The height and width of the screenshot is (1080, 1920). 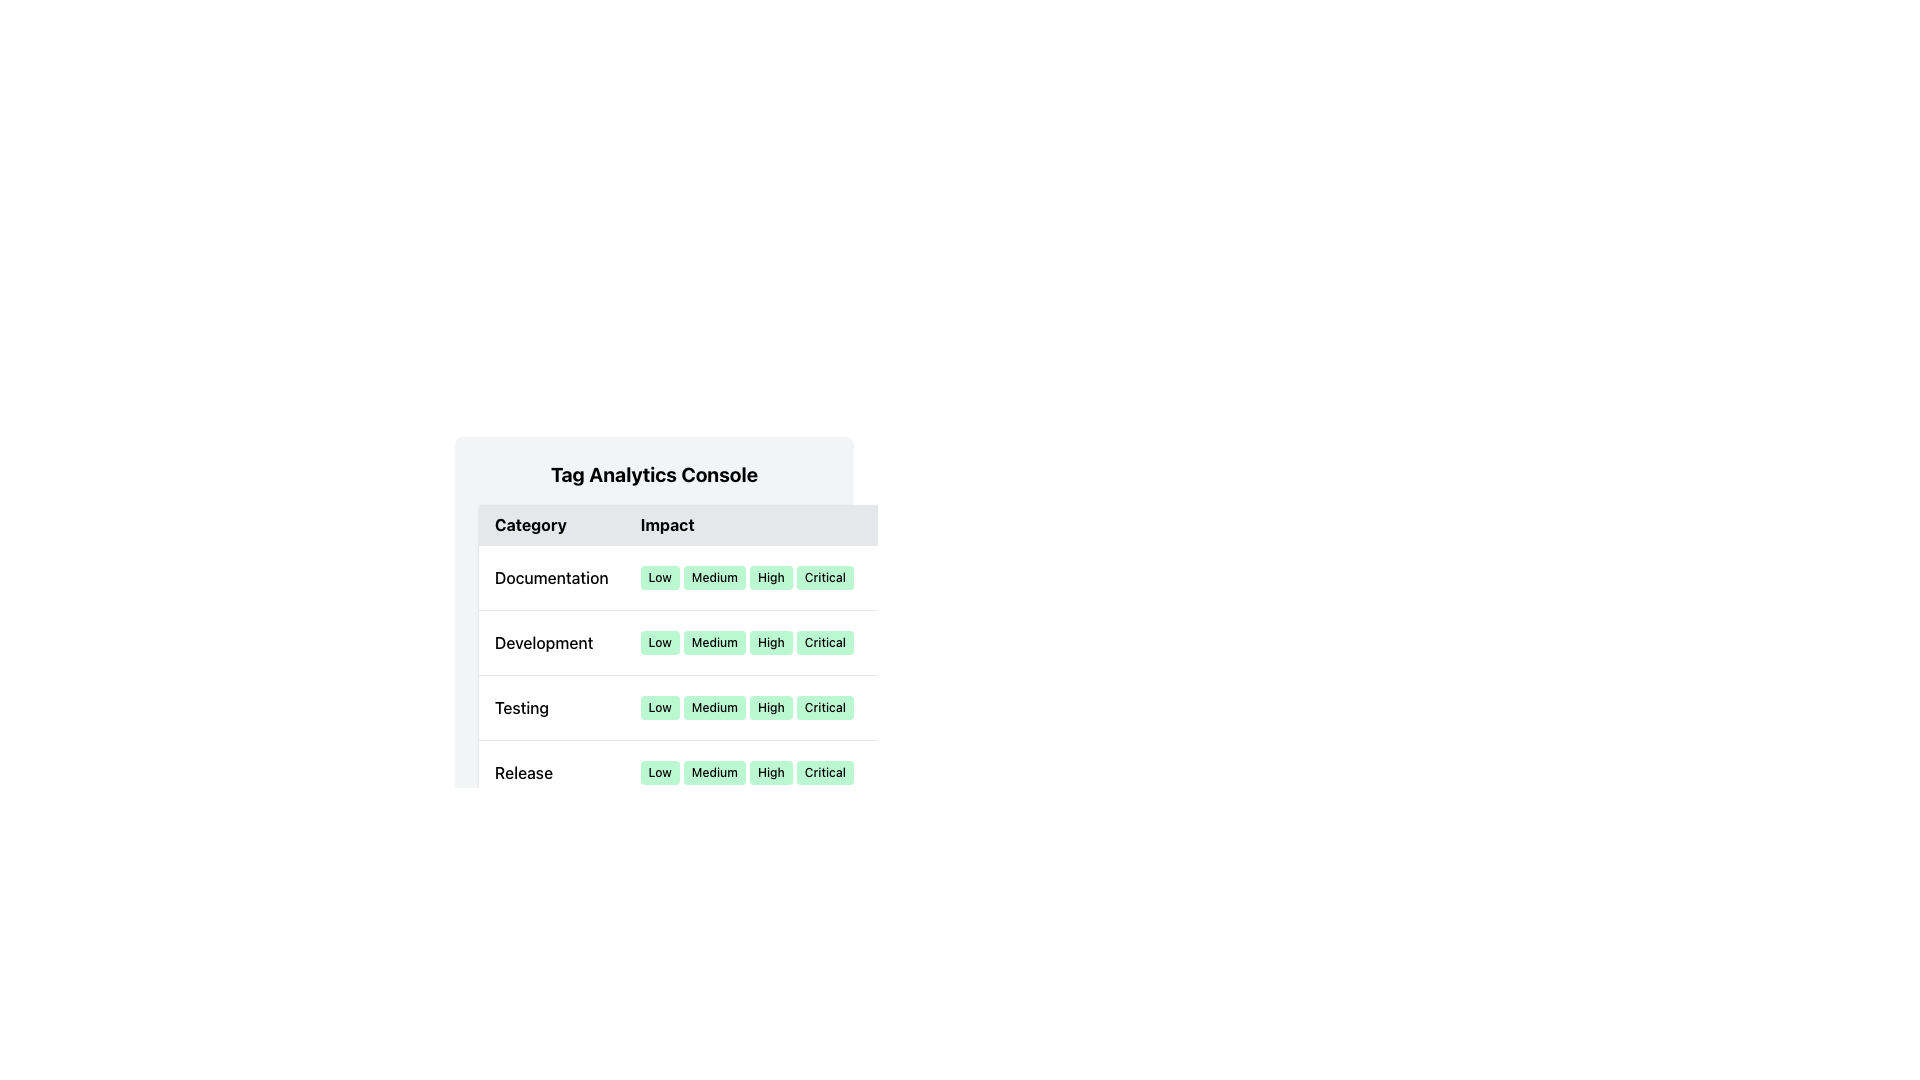 What do you see at coordinates (714, 643) in the screenshot?
I see `the 'Medium' impact label in the 'Development' category of the table to interact with it` at bounding box center [714, 643].